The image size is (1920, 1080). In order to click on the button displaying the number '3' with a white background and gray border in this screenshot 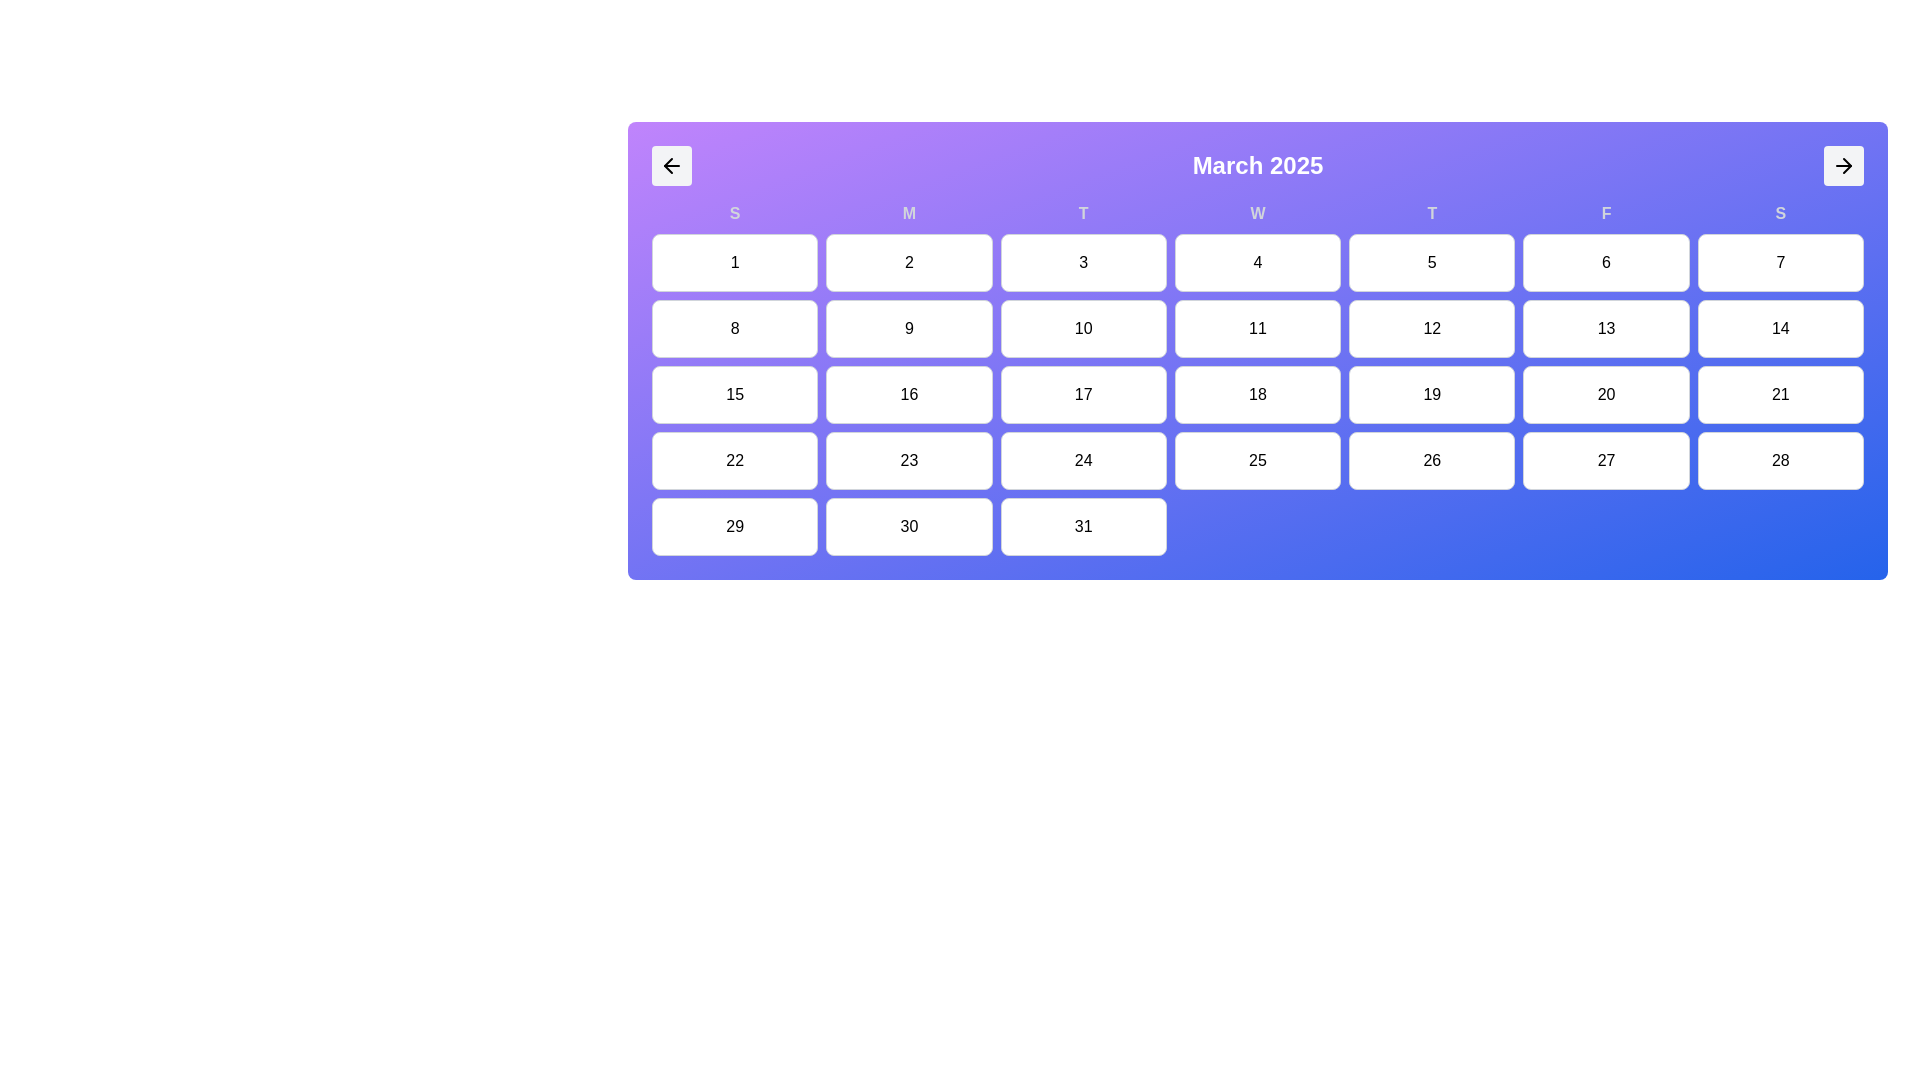, I will do `click(1082, 261)`.